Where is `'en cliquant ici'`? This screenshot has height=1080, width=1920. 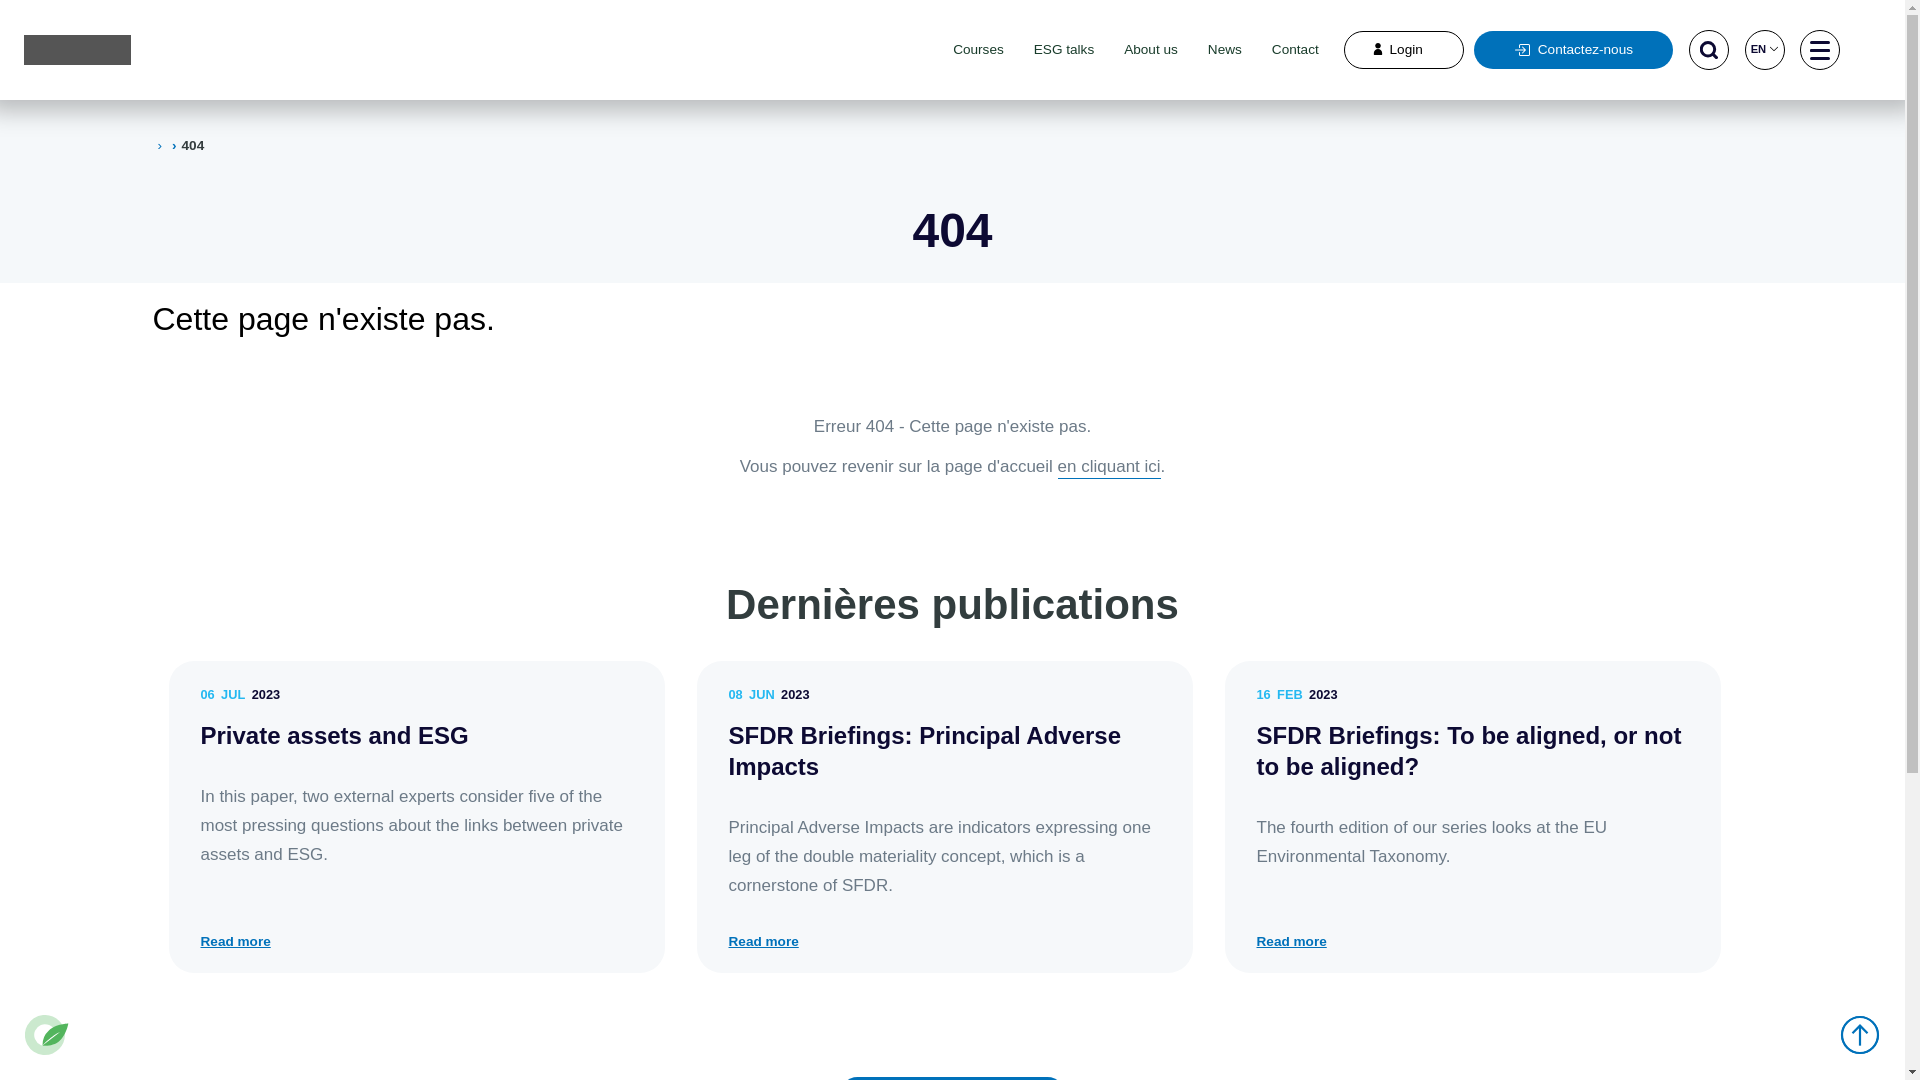
'en cliquant ici' is located at coordinates (1108, 466).